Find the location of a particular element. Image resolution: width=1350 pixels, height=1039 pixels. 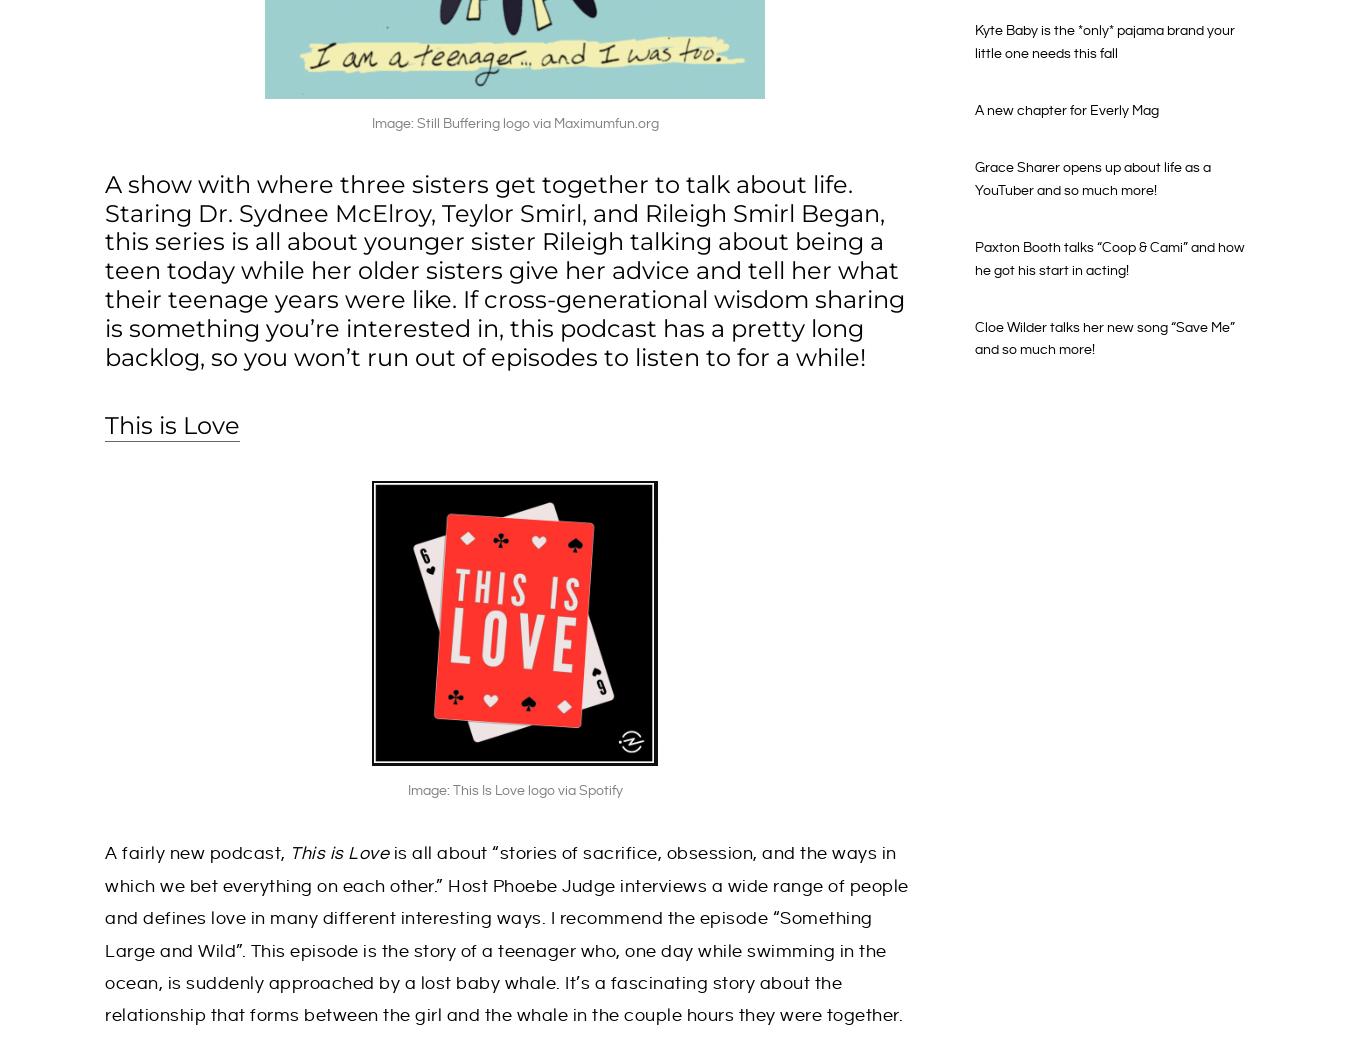

'is all about “stories of sacrifice, obsession, and the ways in which we bet everything on each other.” Host Phoebe Judge interviews a wide range of people and defines love in many different interesting ways. I recommend the episode “Something Large and Wild”. This episode is the story of a teenager who, one day while swimming in the ocean, is suddenly approached by a lost baby whale. It’s a fascinating story about the relationship that forms between the girl and the whale in the couple hours they were together.' is located at coordinates (505, 934).